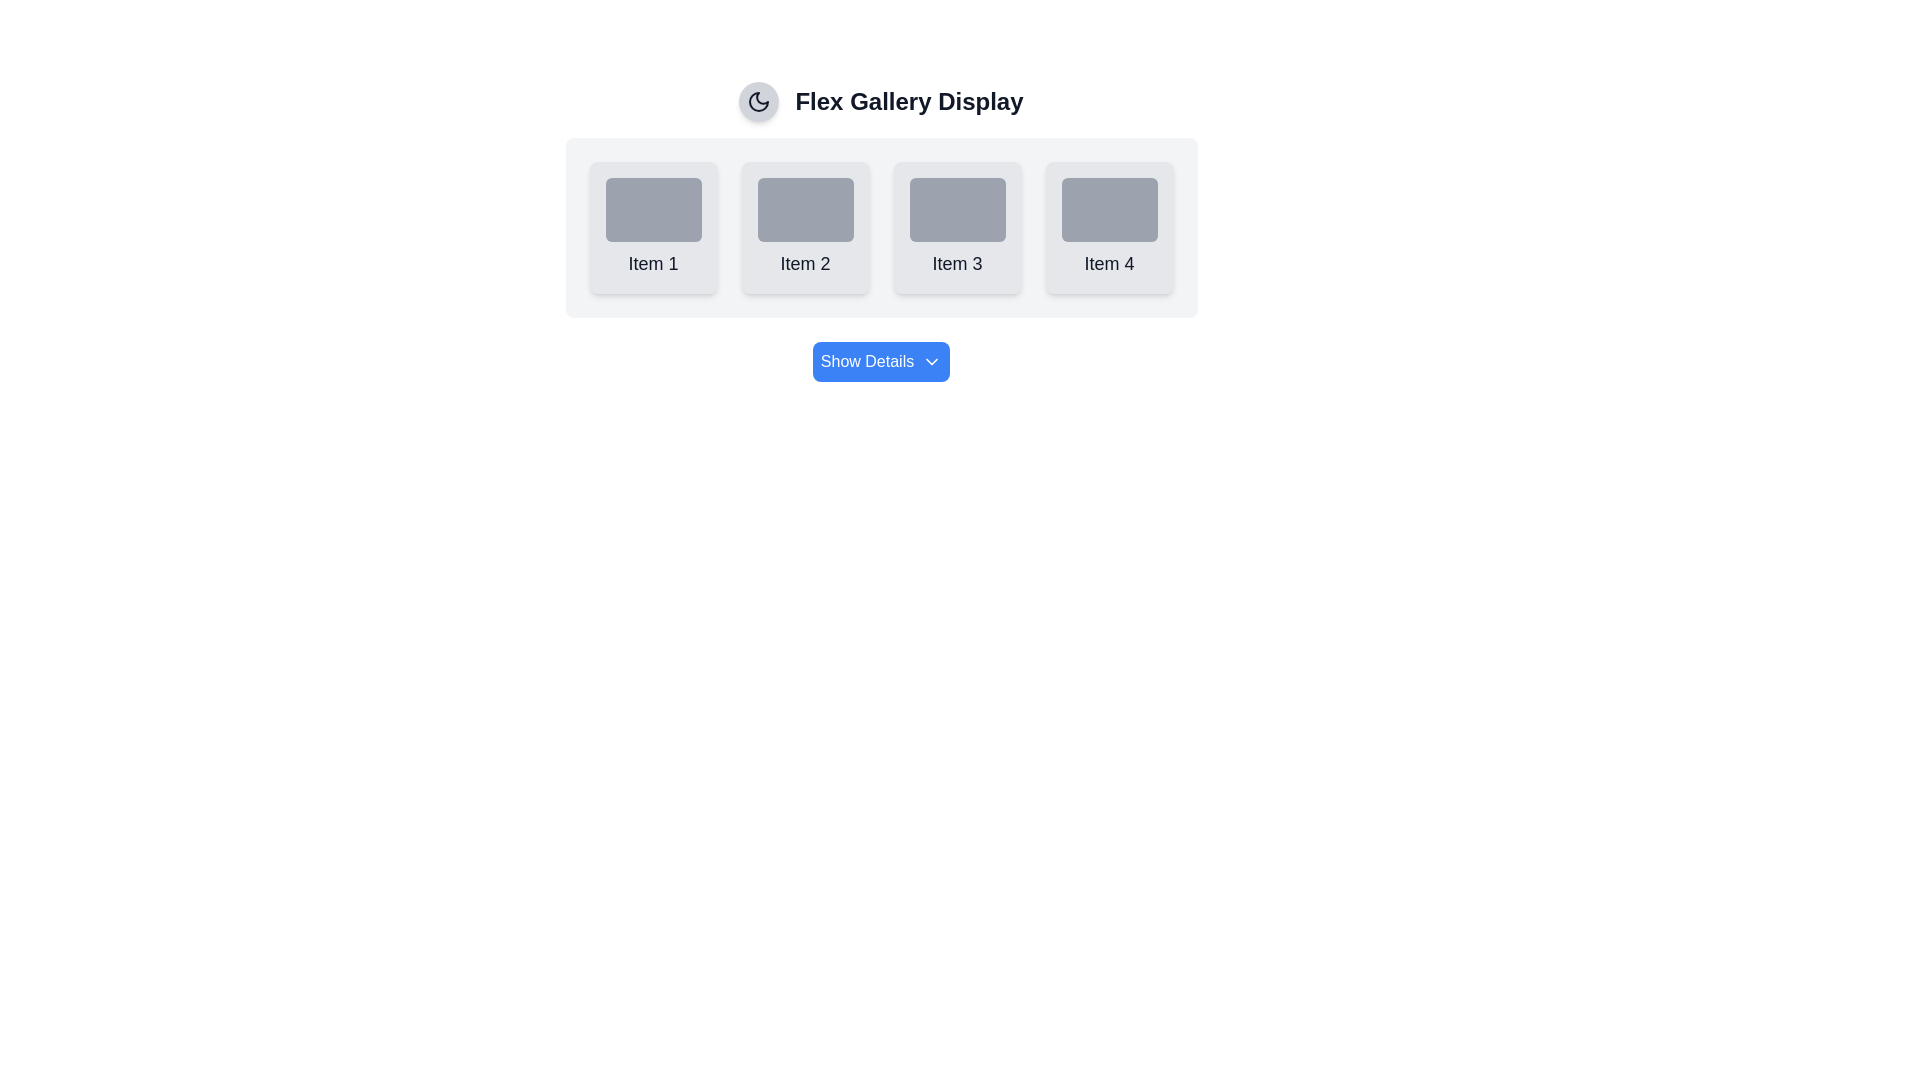  Describe the element at coordinates (880, 349) in the screenshot. I see `the blue rectangular button labeled 'Show Details' with a chevron pointing downwards` at that location.